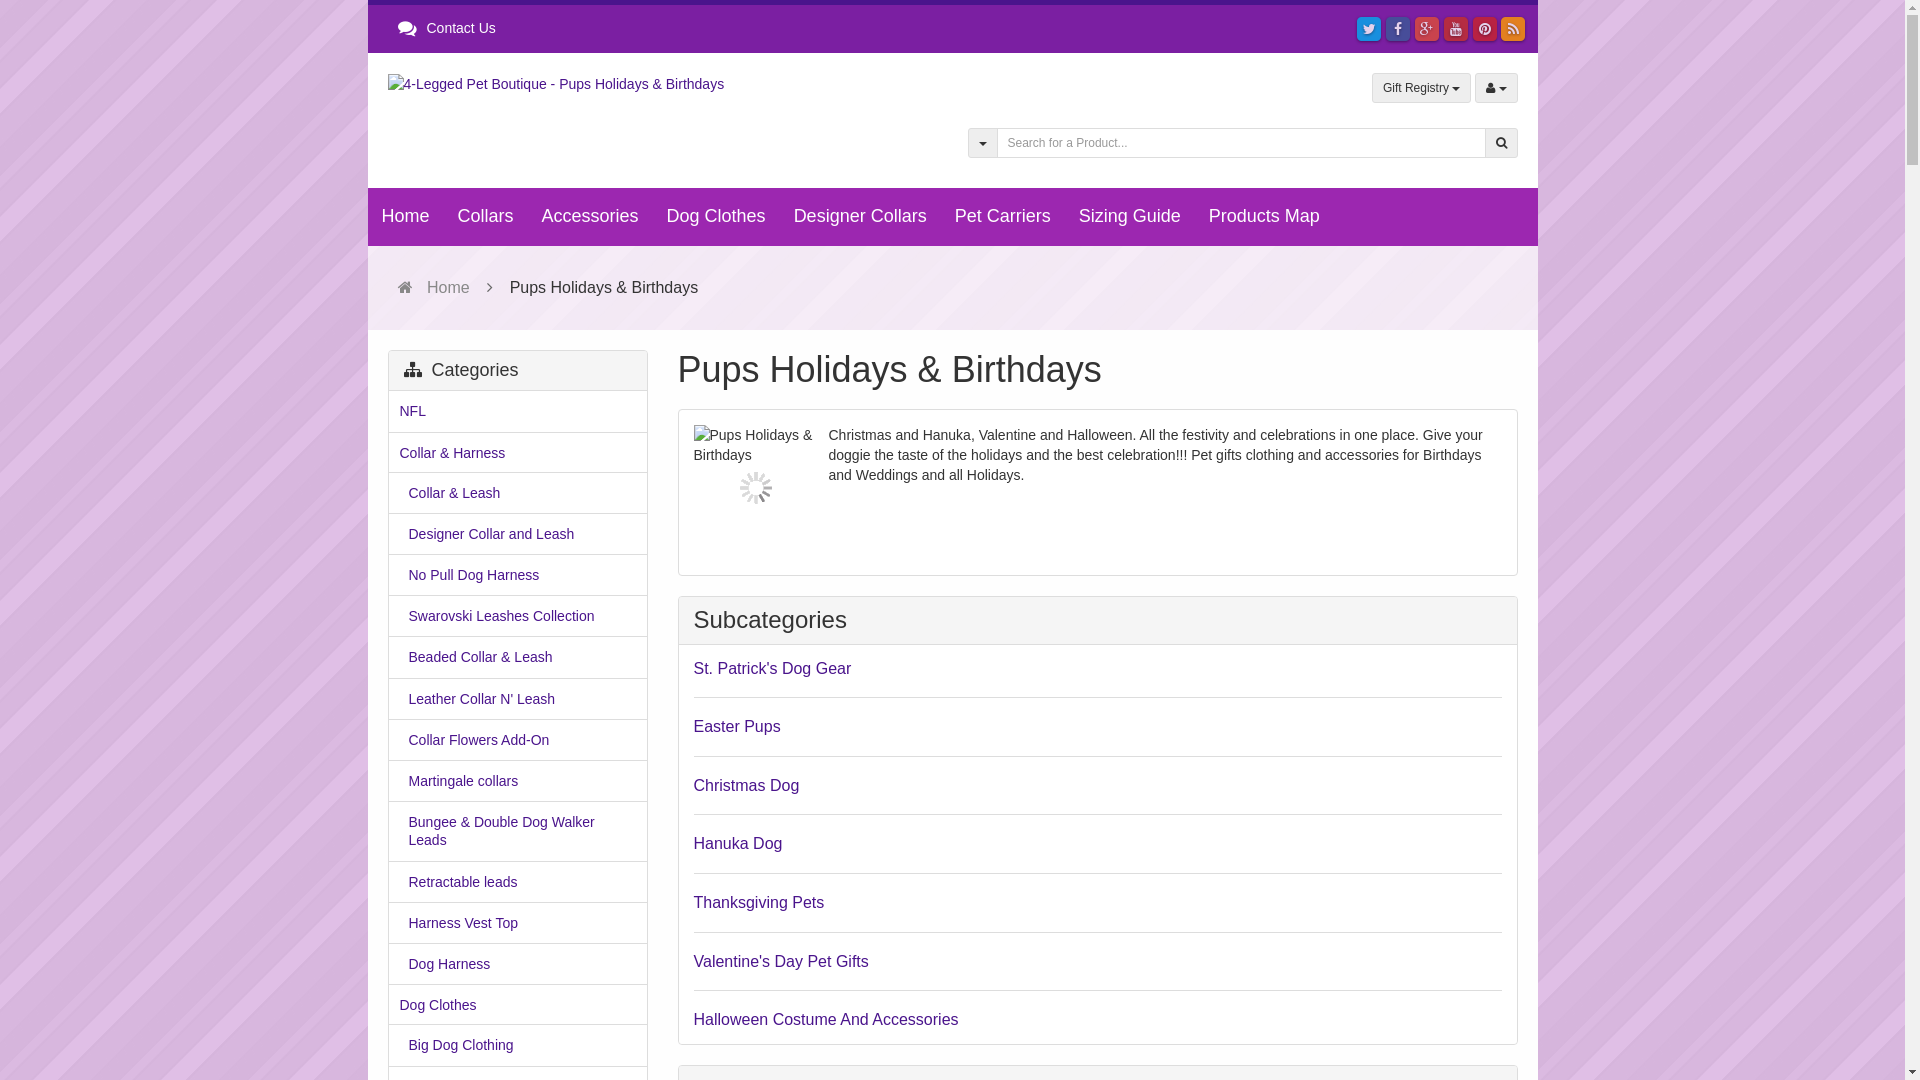  I want to click on 'Beaded Collar & Leash', so click(388, 656).